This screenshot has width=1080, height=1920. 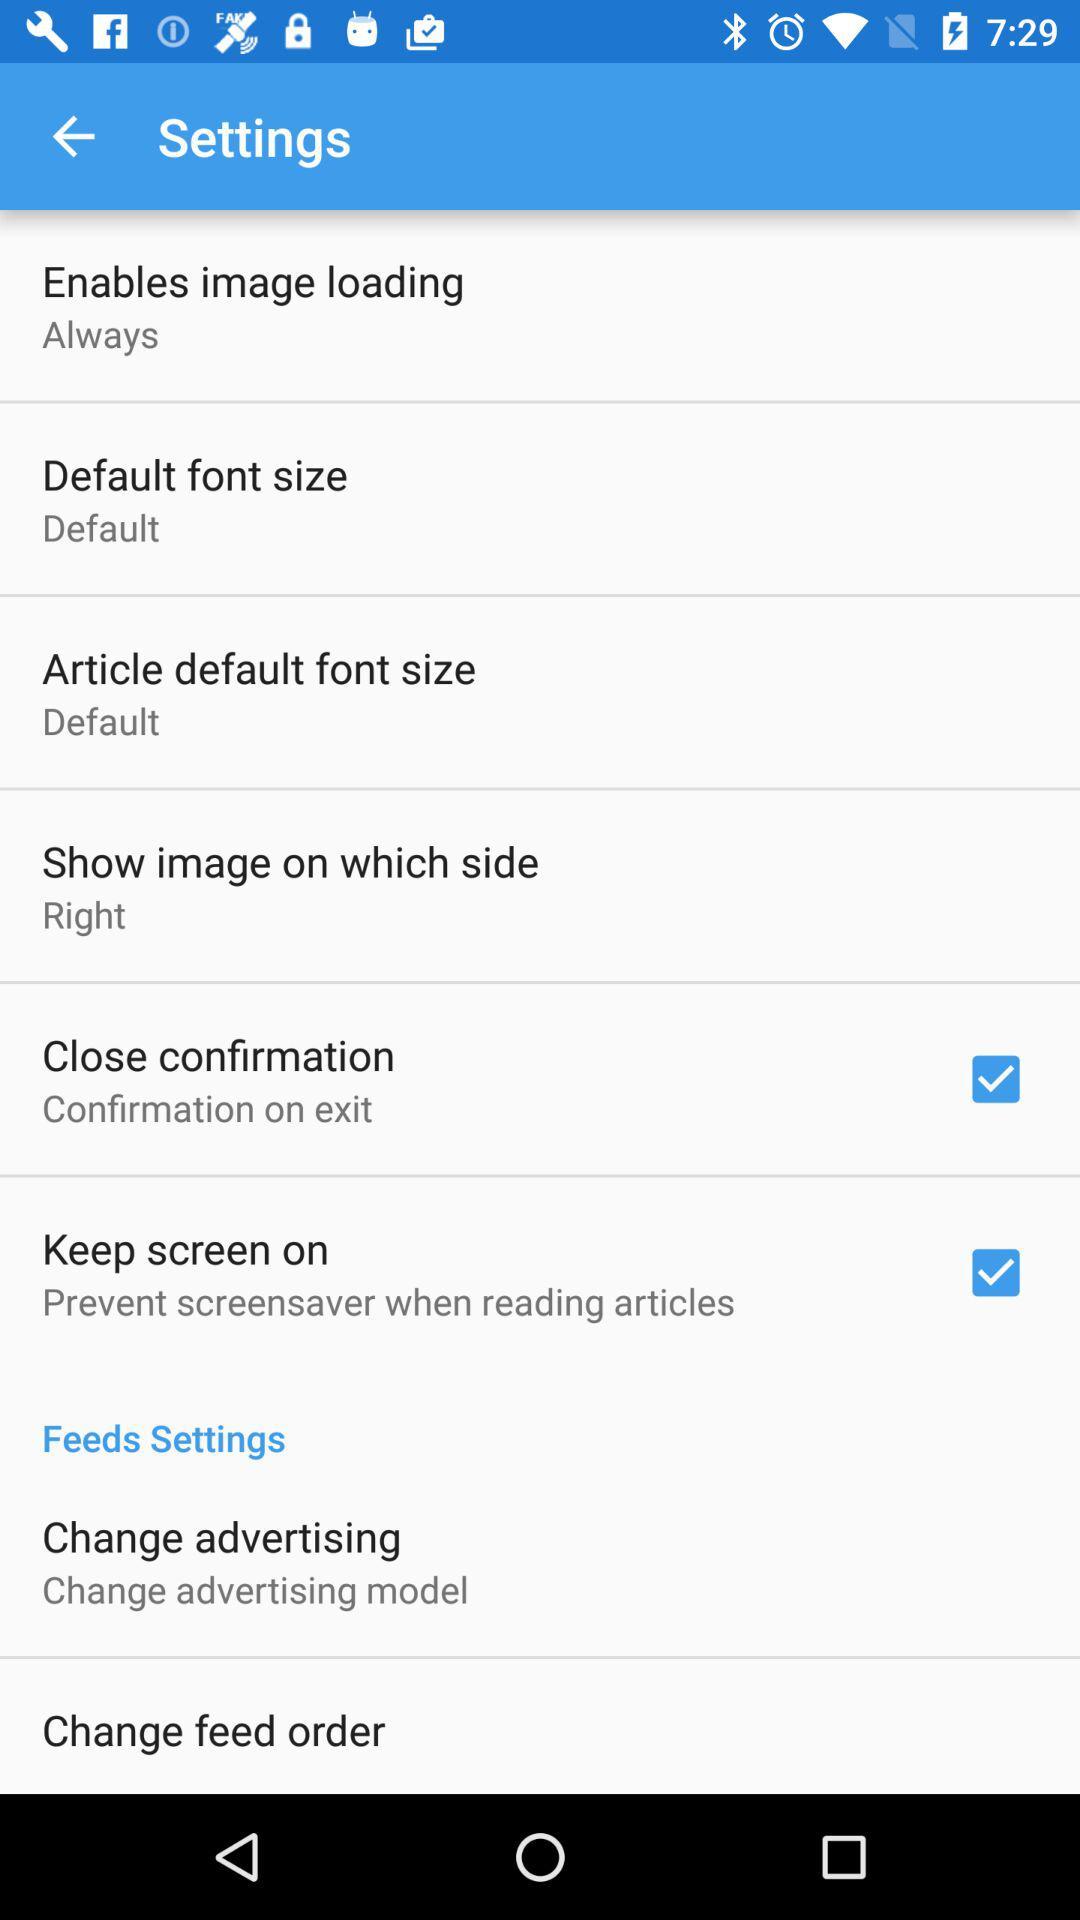 What do you see at coordinates (207, 1106) in the screenshot?
I see `the item above the keep screen on item` at bounding box center [207, 1106].